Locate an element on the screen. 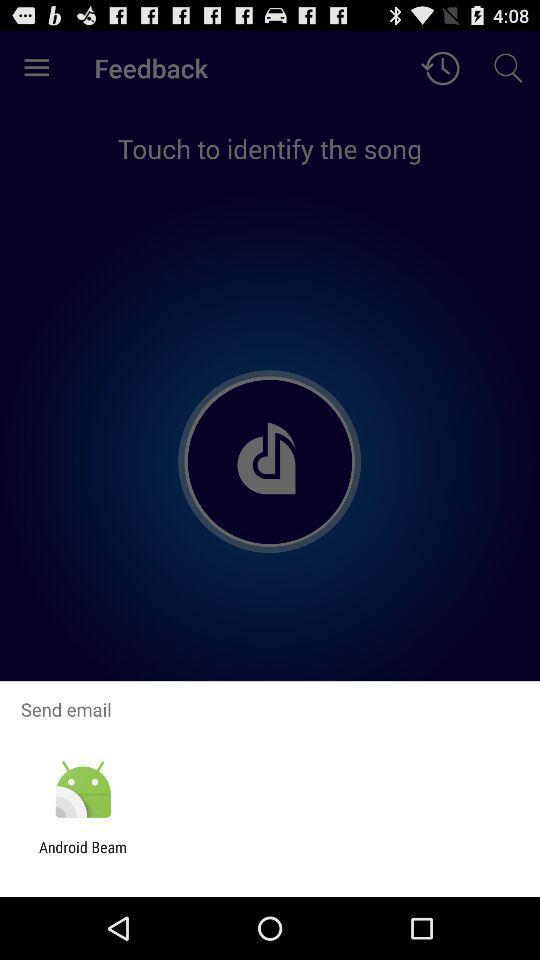  item below send email is located at coordinates (82, 790).